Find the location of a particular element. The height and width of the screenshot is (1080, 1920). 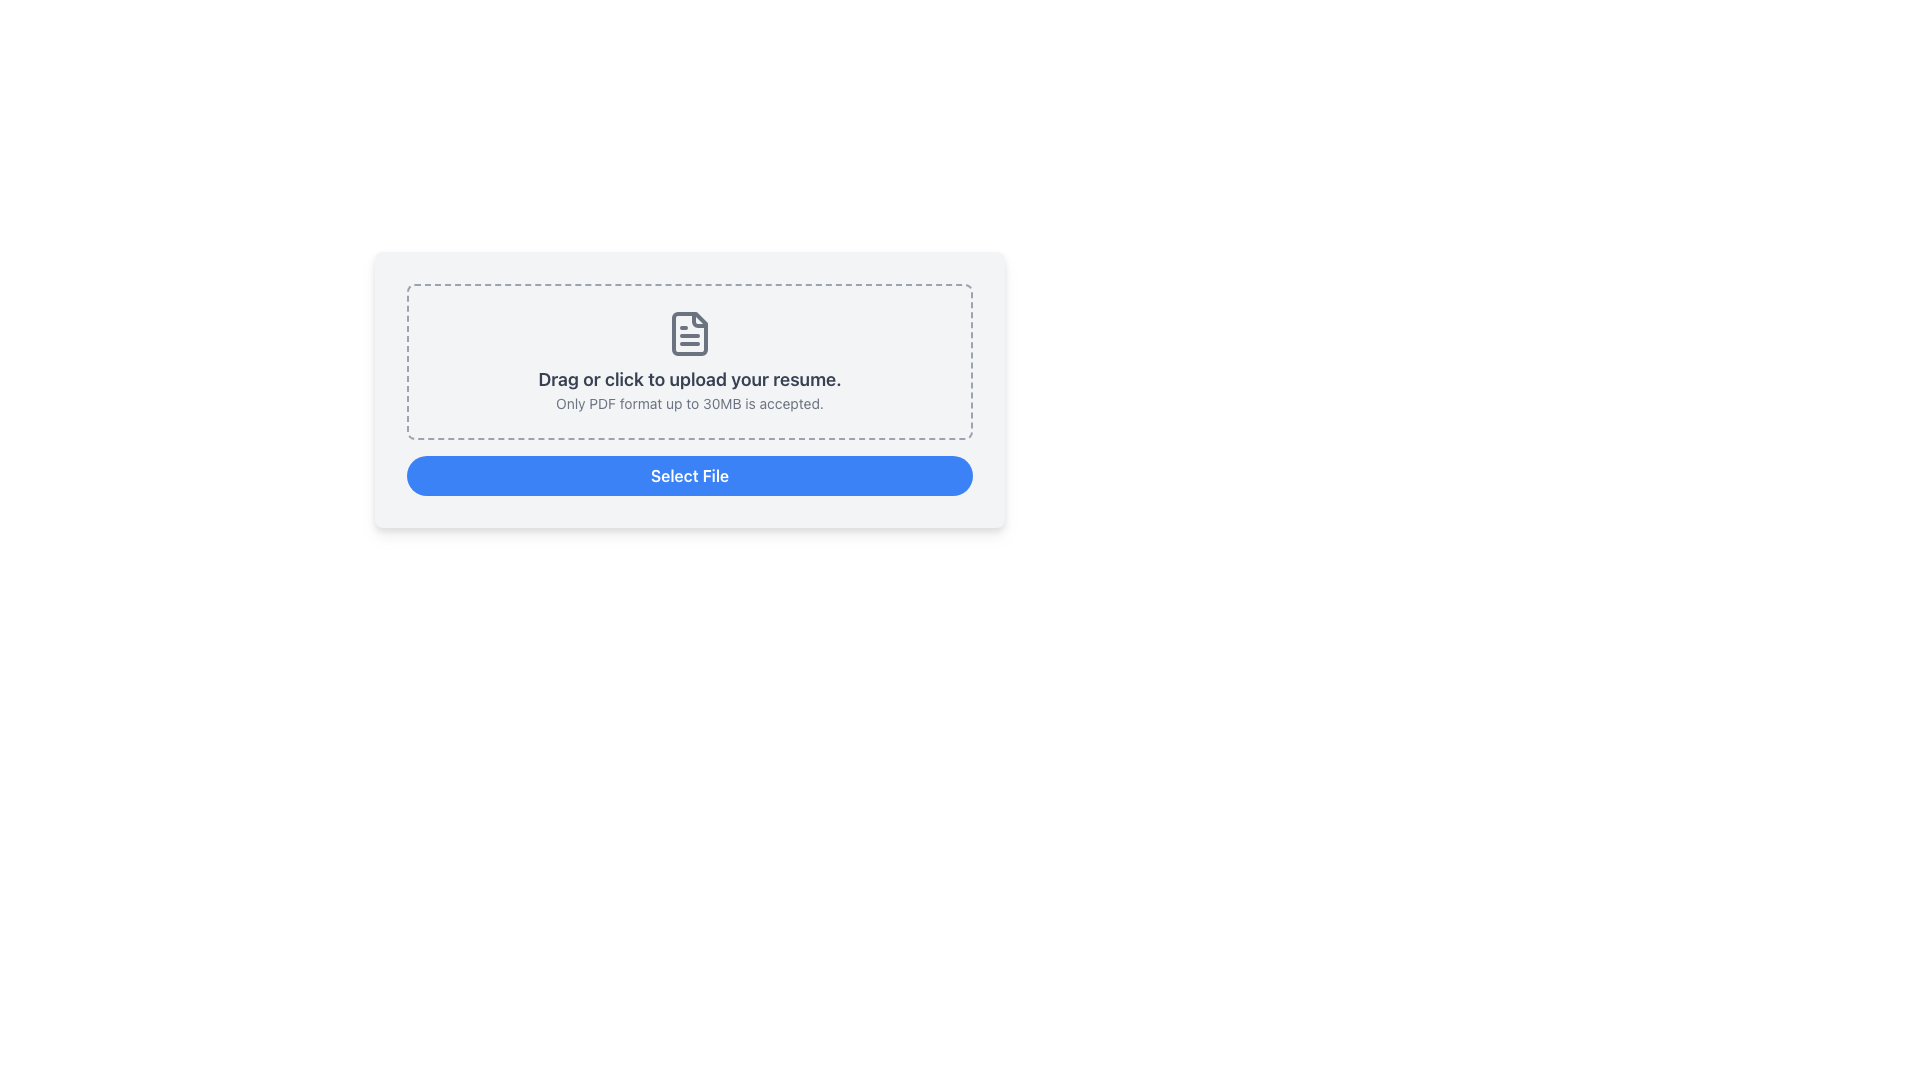

the document upload icon located near the top center of the dashed rectangular bordered area, above the text 'Drag or click to upload your resume.' is located at coordinates (690, 333).